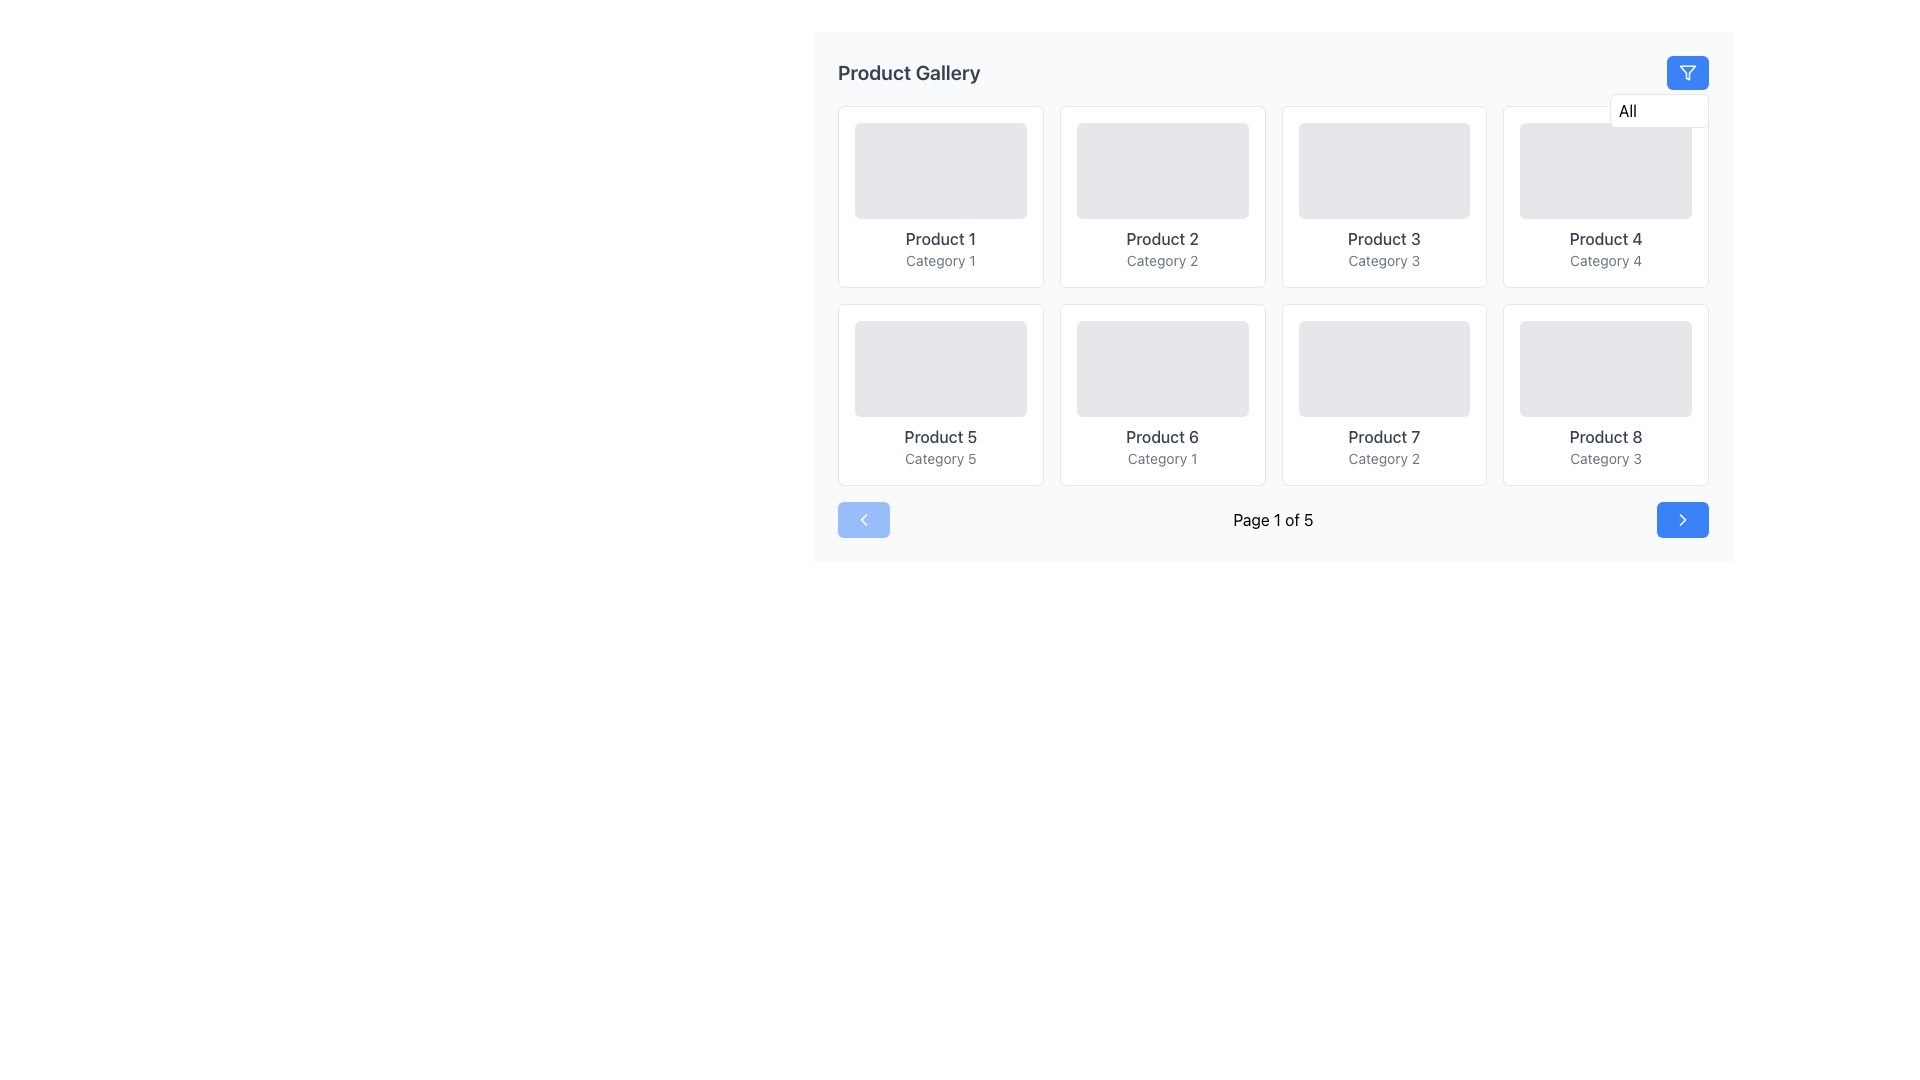 Image resolution: width=1920 pixels, height=1080 pixels. Describe the element at coordinates (1682, 519) in the screenshot. I see `the right-facing chevron arrow icon in the bottom right navigation control` at that location.